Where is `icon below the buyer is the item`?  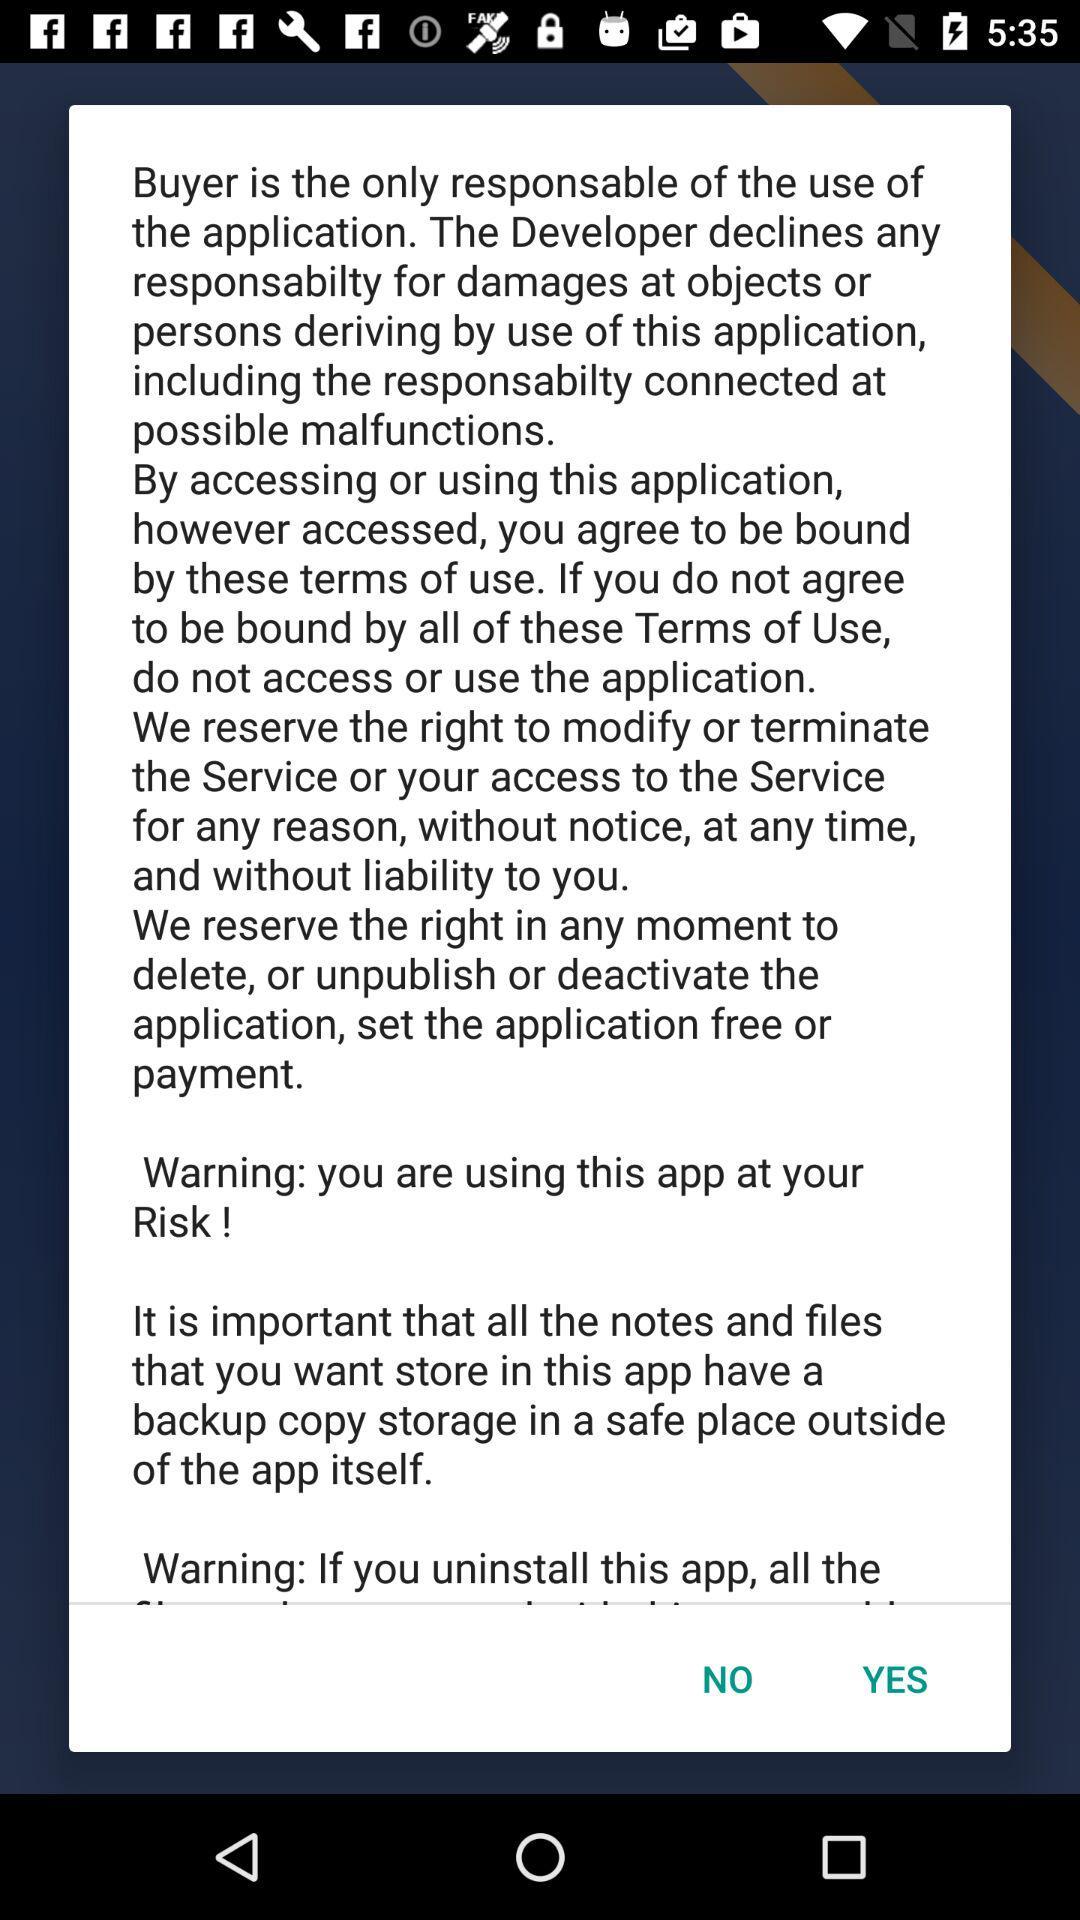
icon below the buyer is the item is located at coordinates (894, 1678).